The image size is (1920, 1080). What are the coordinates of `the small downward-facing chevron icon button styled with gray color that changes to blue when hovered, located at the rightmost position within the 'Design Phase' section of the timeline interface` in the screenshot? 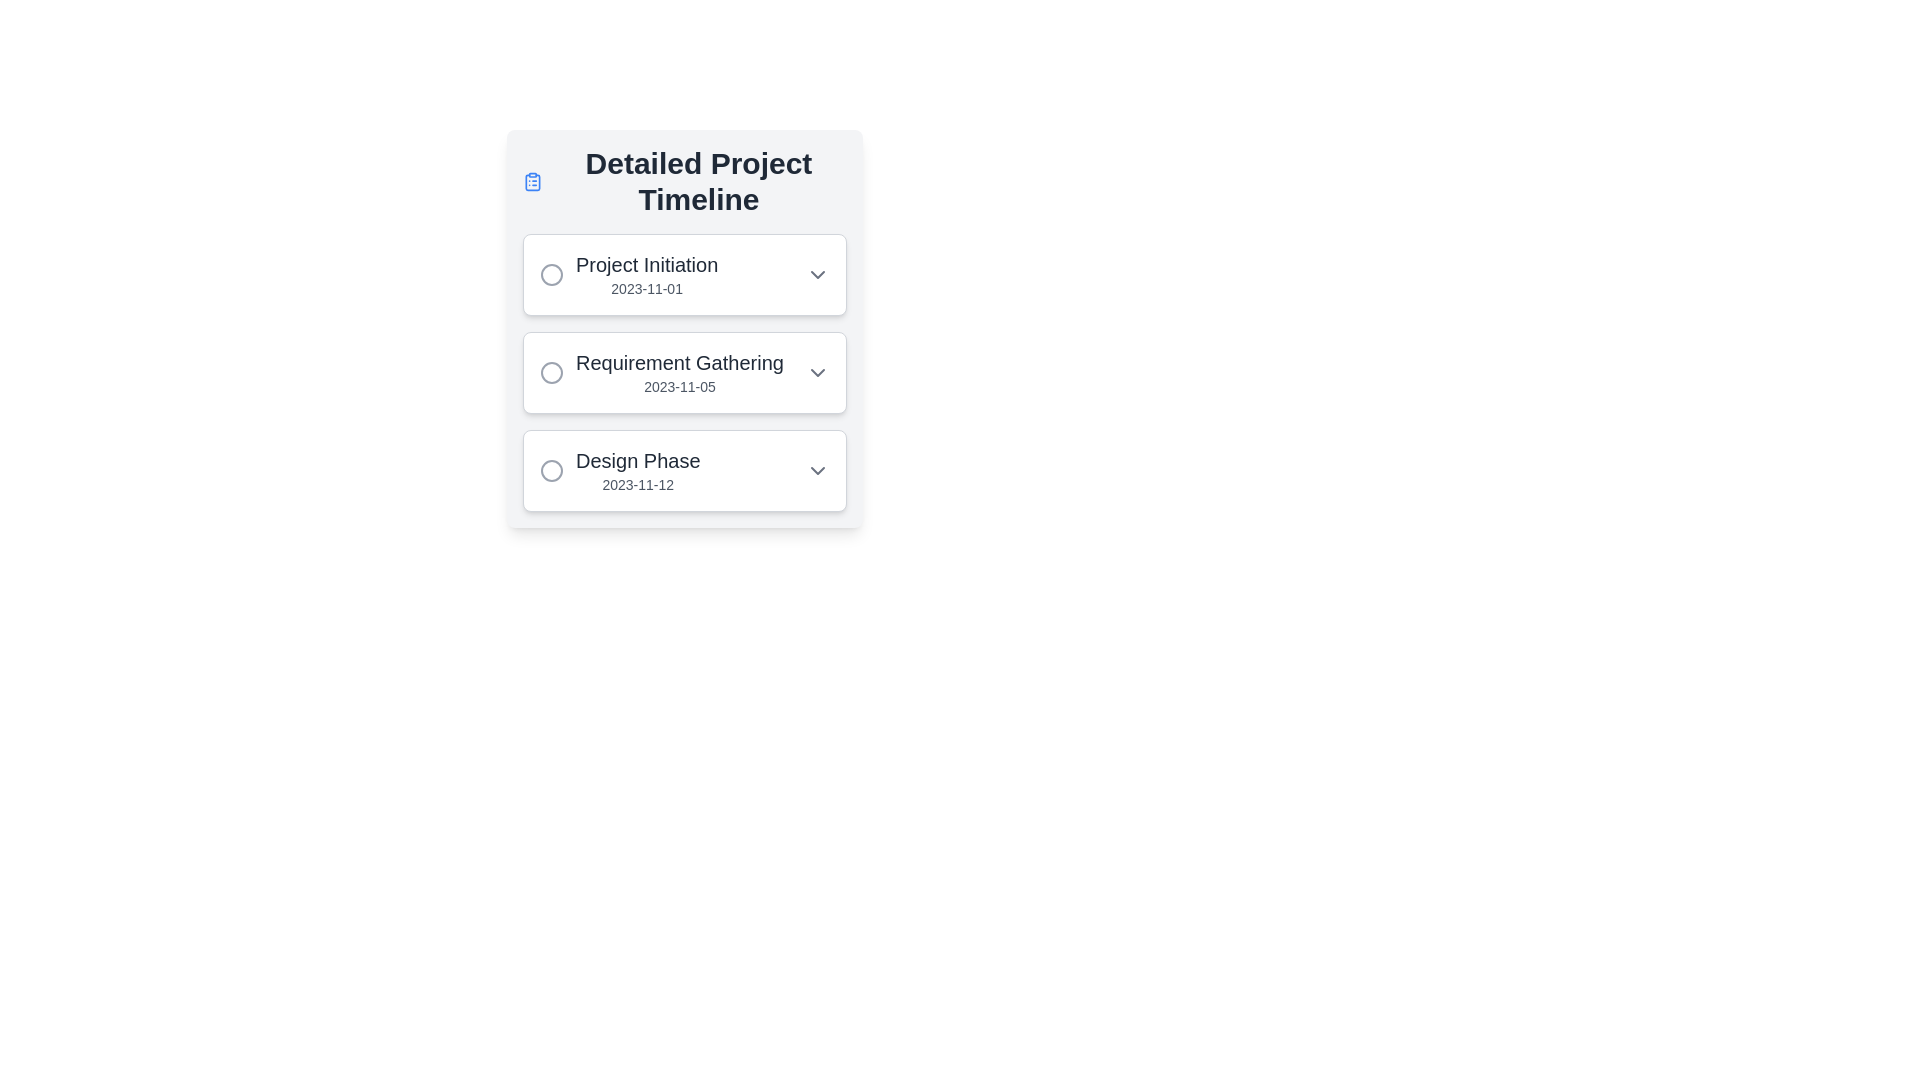 It's located at (817, 470).